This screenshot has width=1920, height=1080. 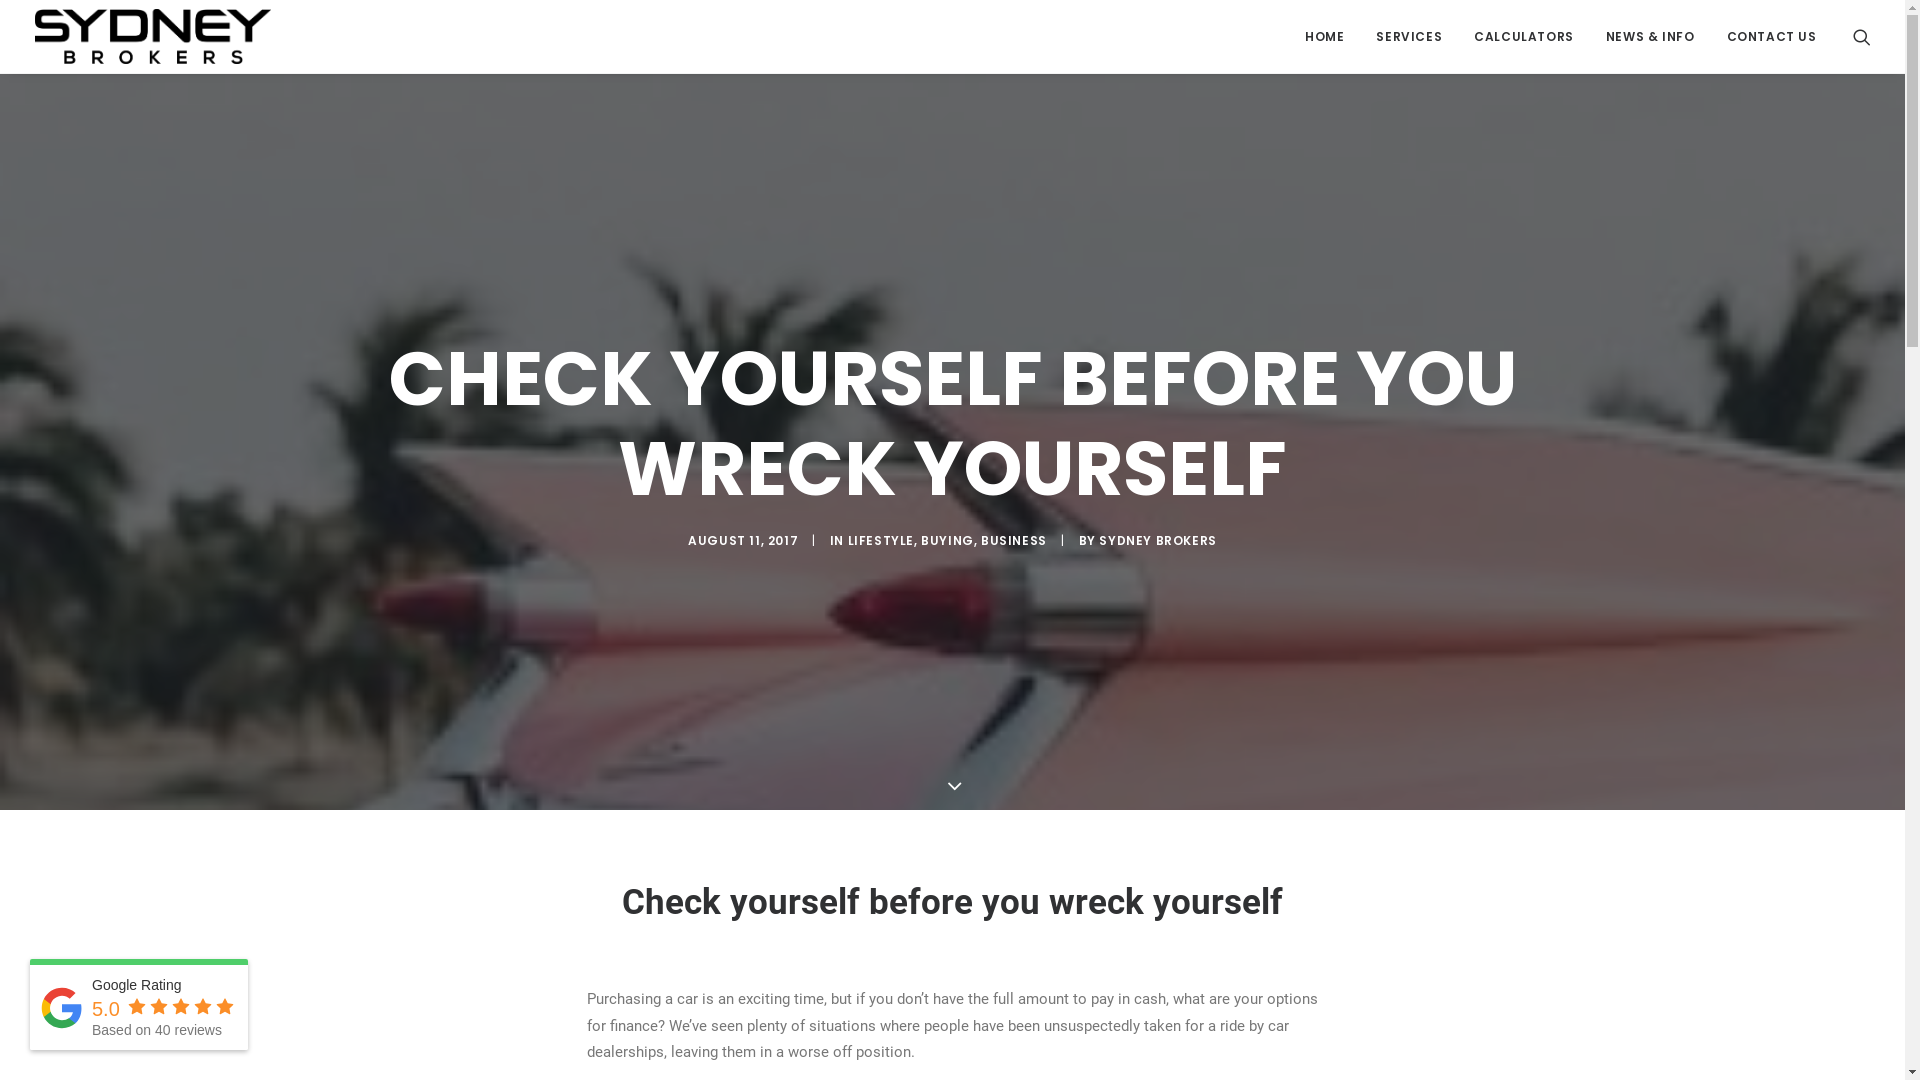 I want to click on 'SERVICES', so click(x=1408, y=36).